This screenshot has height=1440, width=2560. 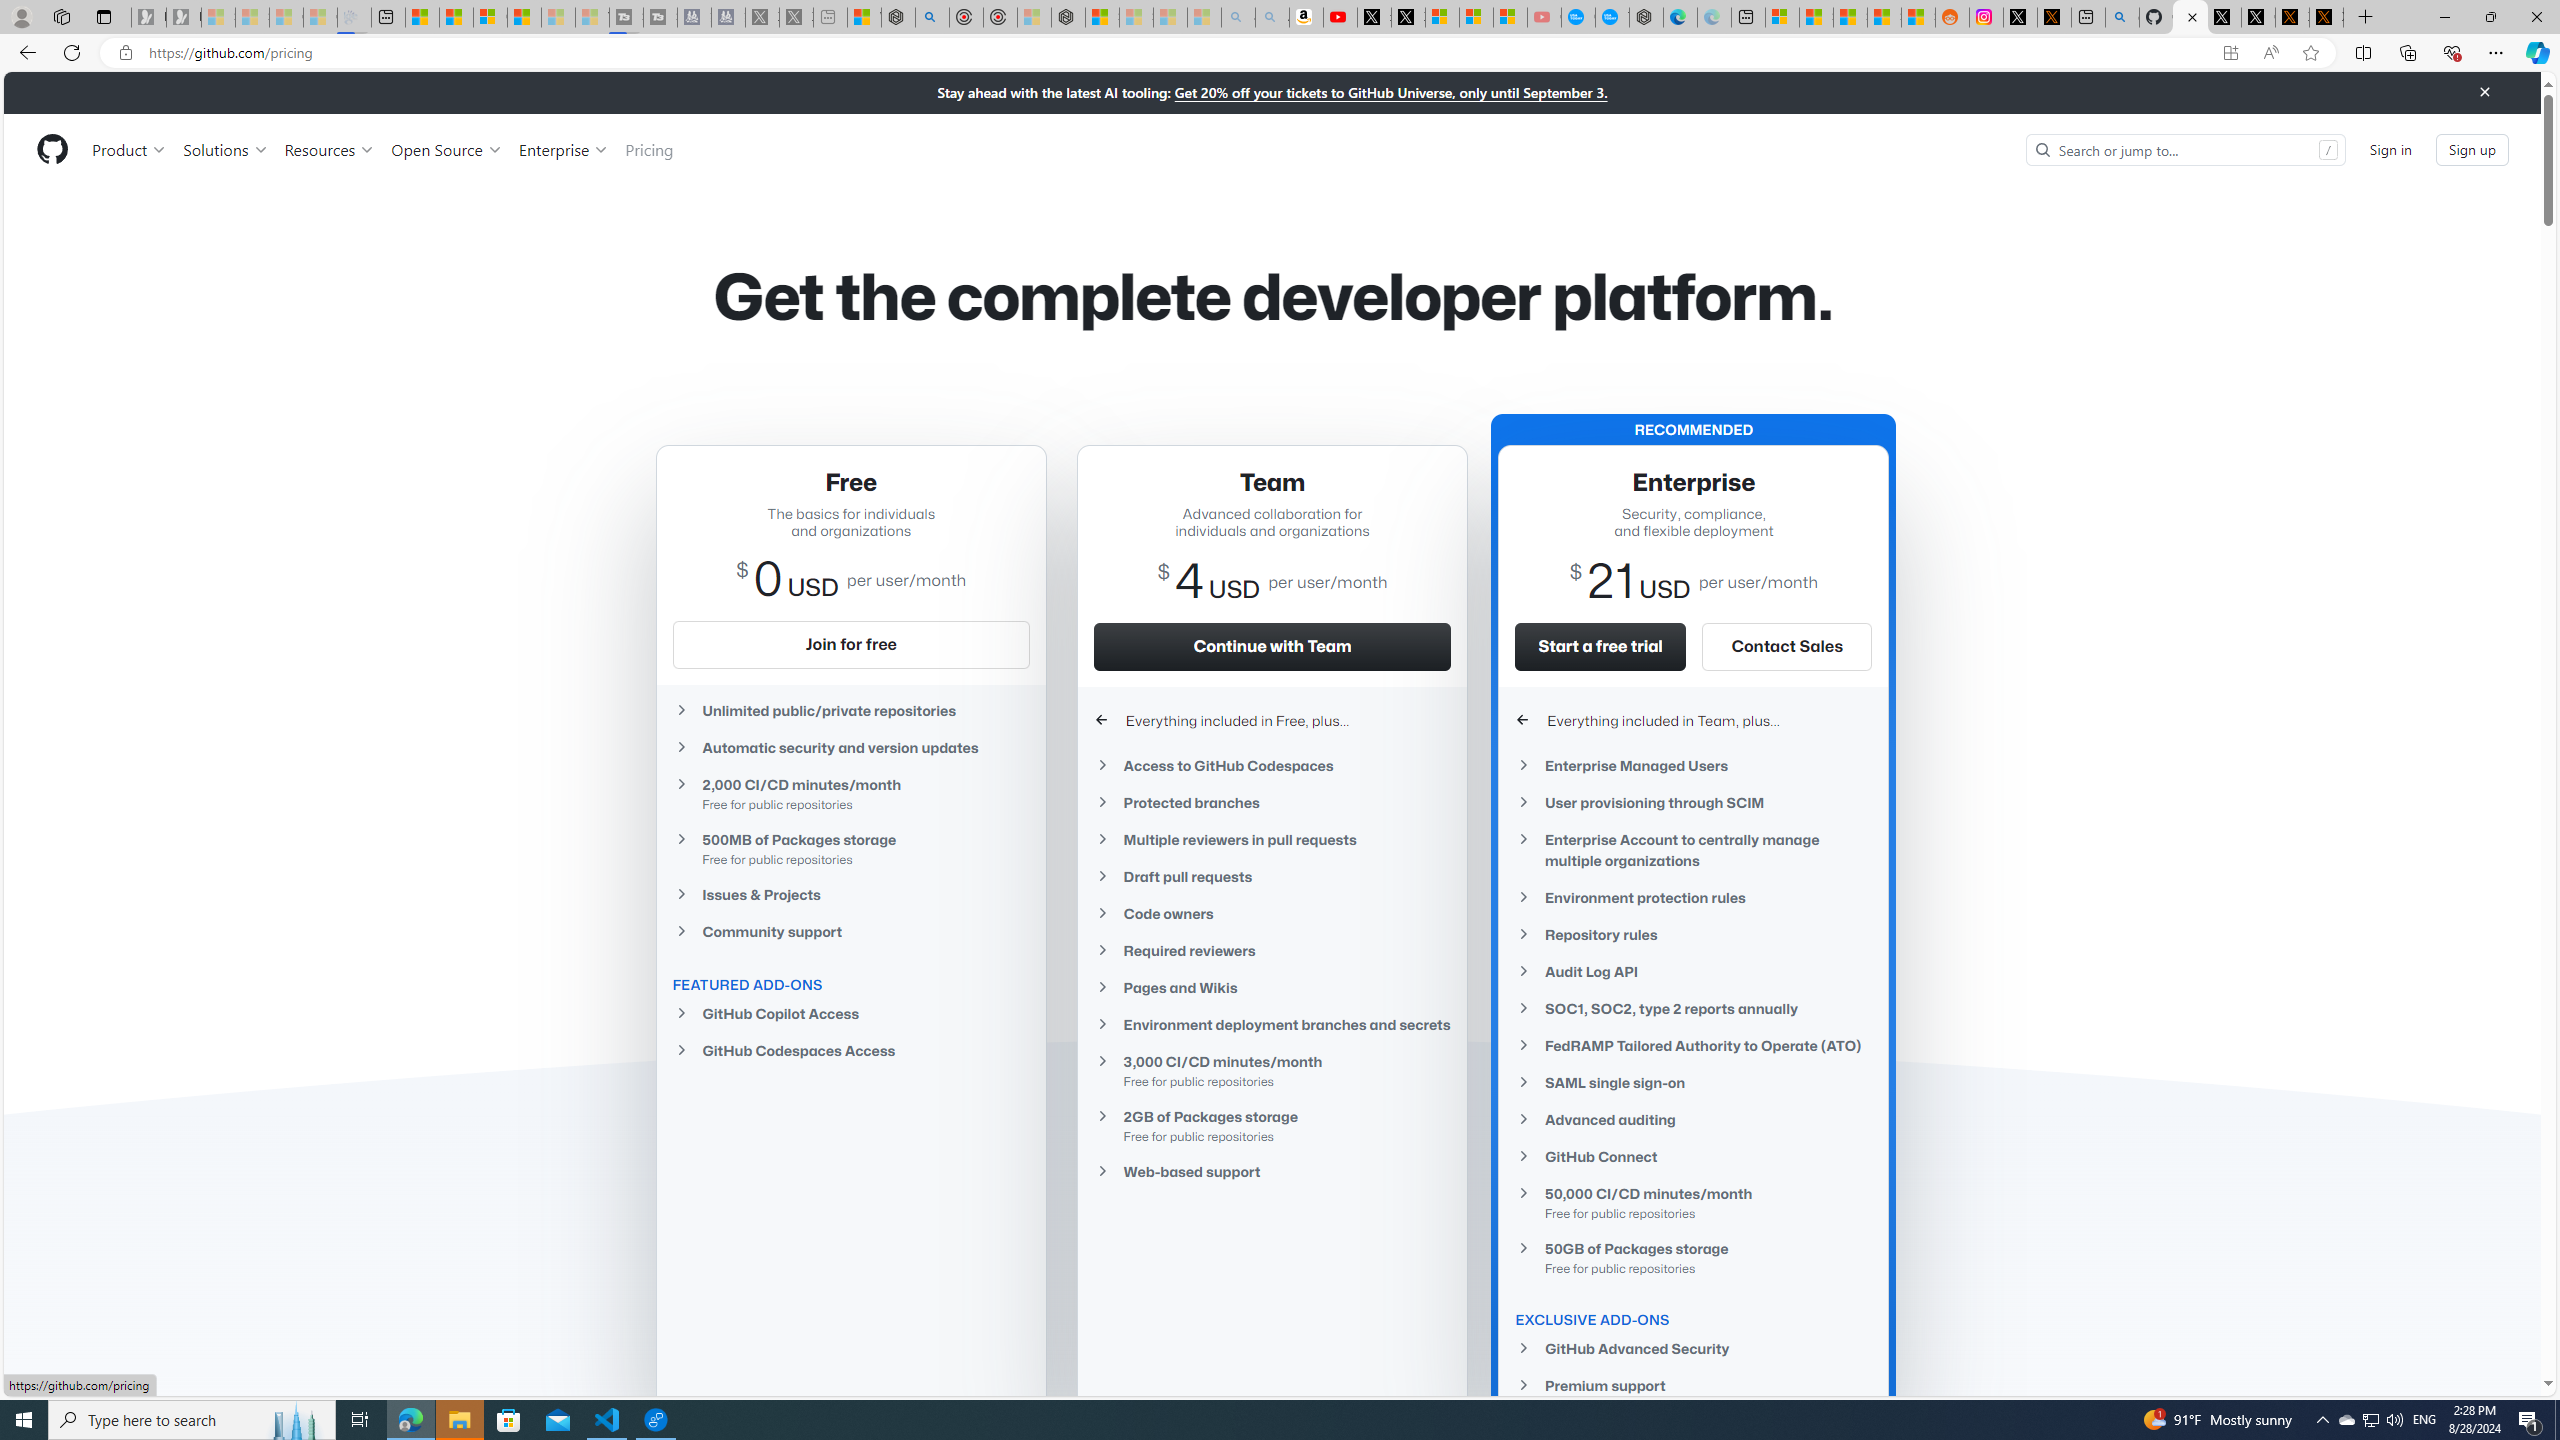 I want to click on '2,000 CI/CD minutes/month Free for public repositories', so click(x=848, y=793).